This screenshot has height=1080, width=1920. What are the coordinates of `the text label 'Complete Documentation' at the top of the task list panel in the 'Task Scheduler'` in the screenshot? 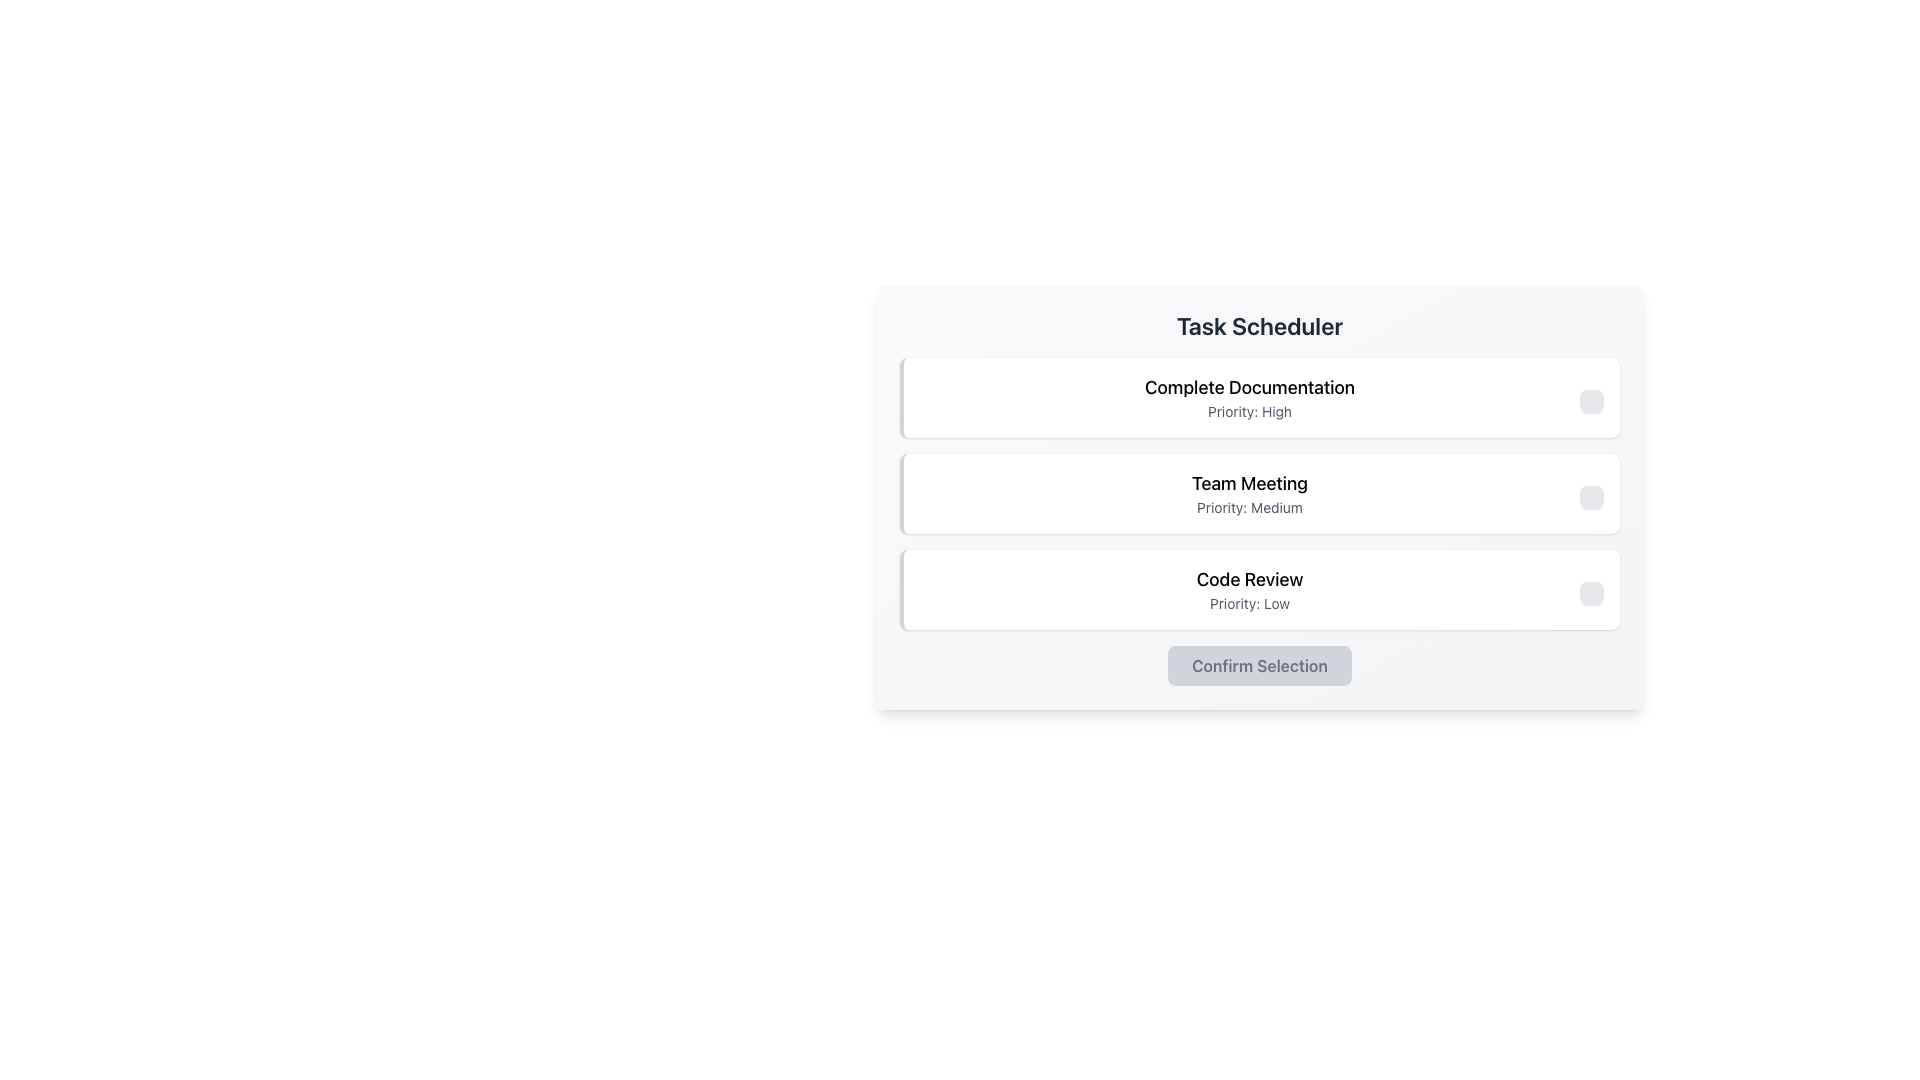 It's located at (1248, 388).